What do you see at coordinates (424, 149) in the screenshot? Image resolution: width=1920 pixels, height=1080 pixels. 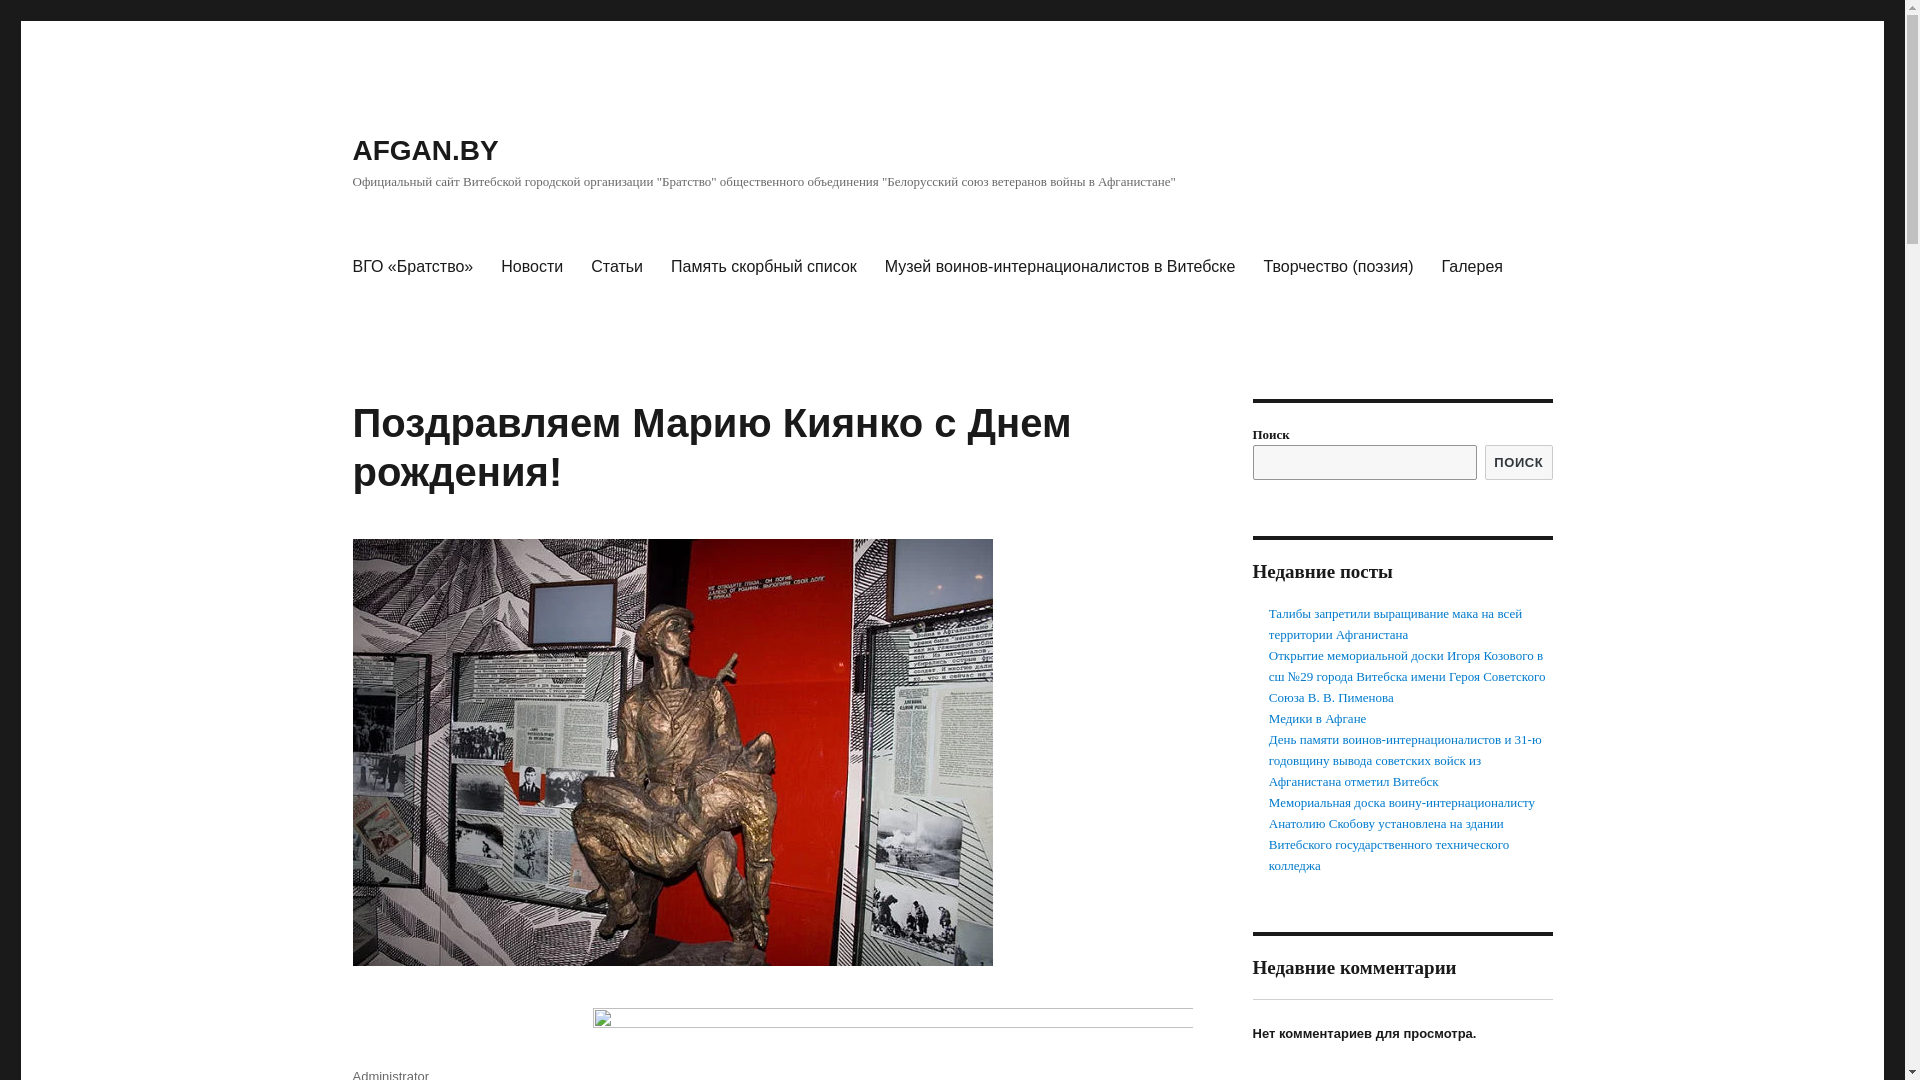 I see `'AFGAN.BY'` at bounding box center [424, 149].